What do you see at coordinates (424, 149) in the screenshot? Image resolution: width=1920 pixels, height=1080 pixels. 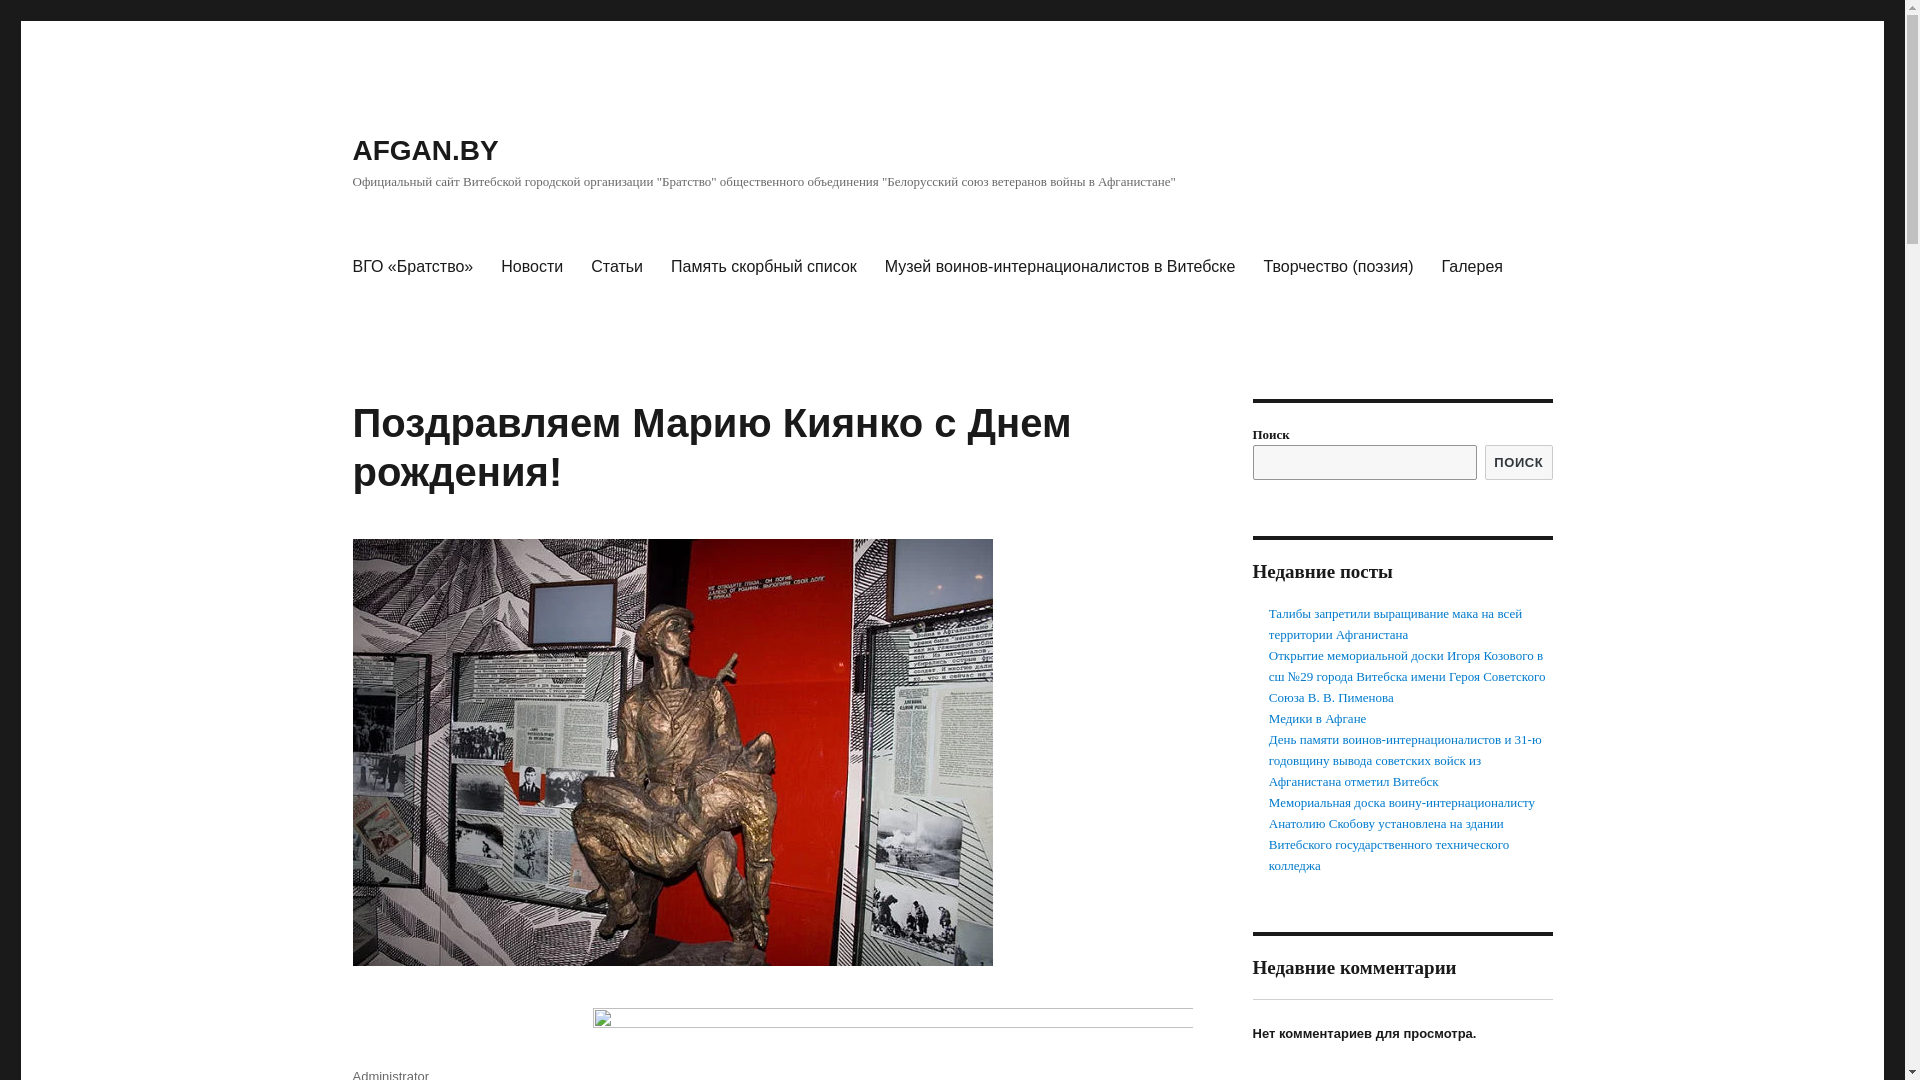 I see `'AFGAN.BY'` at bounding box center [424, 149].